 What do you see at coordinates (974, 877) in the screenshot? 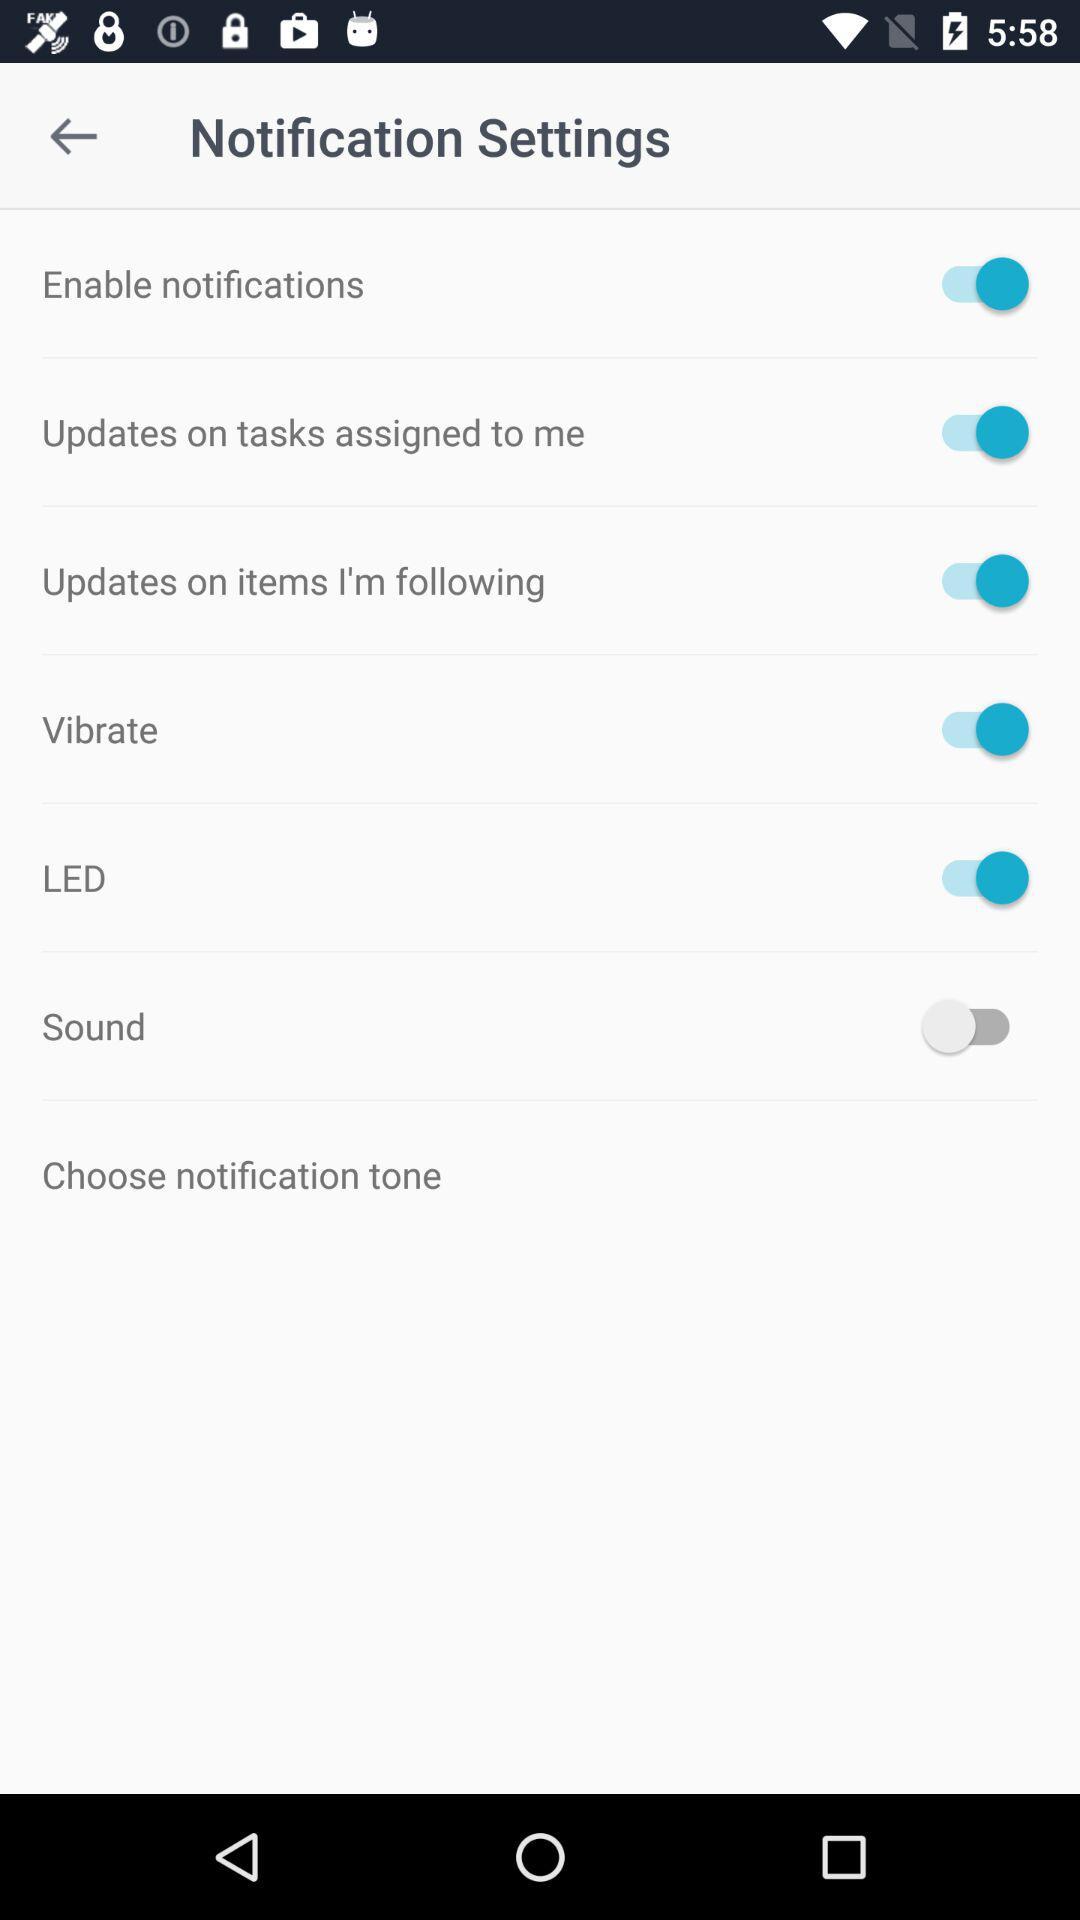
I see `led notification` at bounding box center [974, 877].